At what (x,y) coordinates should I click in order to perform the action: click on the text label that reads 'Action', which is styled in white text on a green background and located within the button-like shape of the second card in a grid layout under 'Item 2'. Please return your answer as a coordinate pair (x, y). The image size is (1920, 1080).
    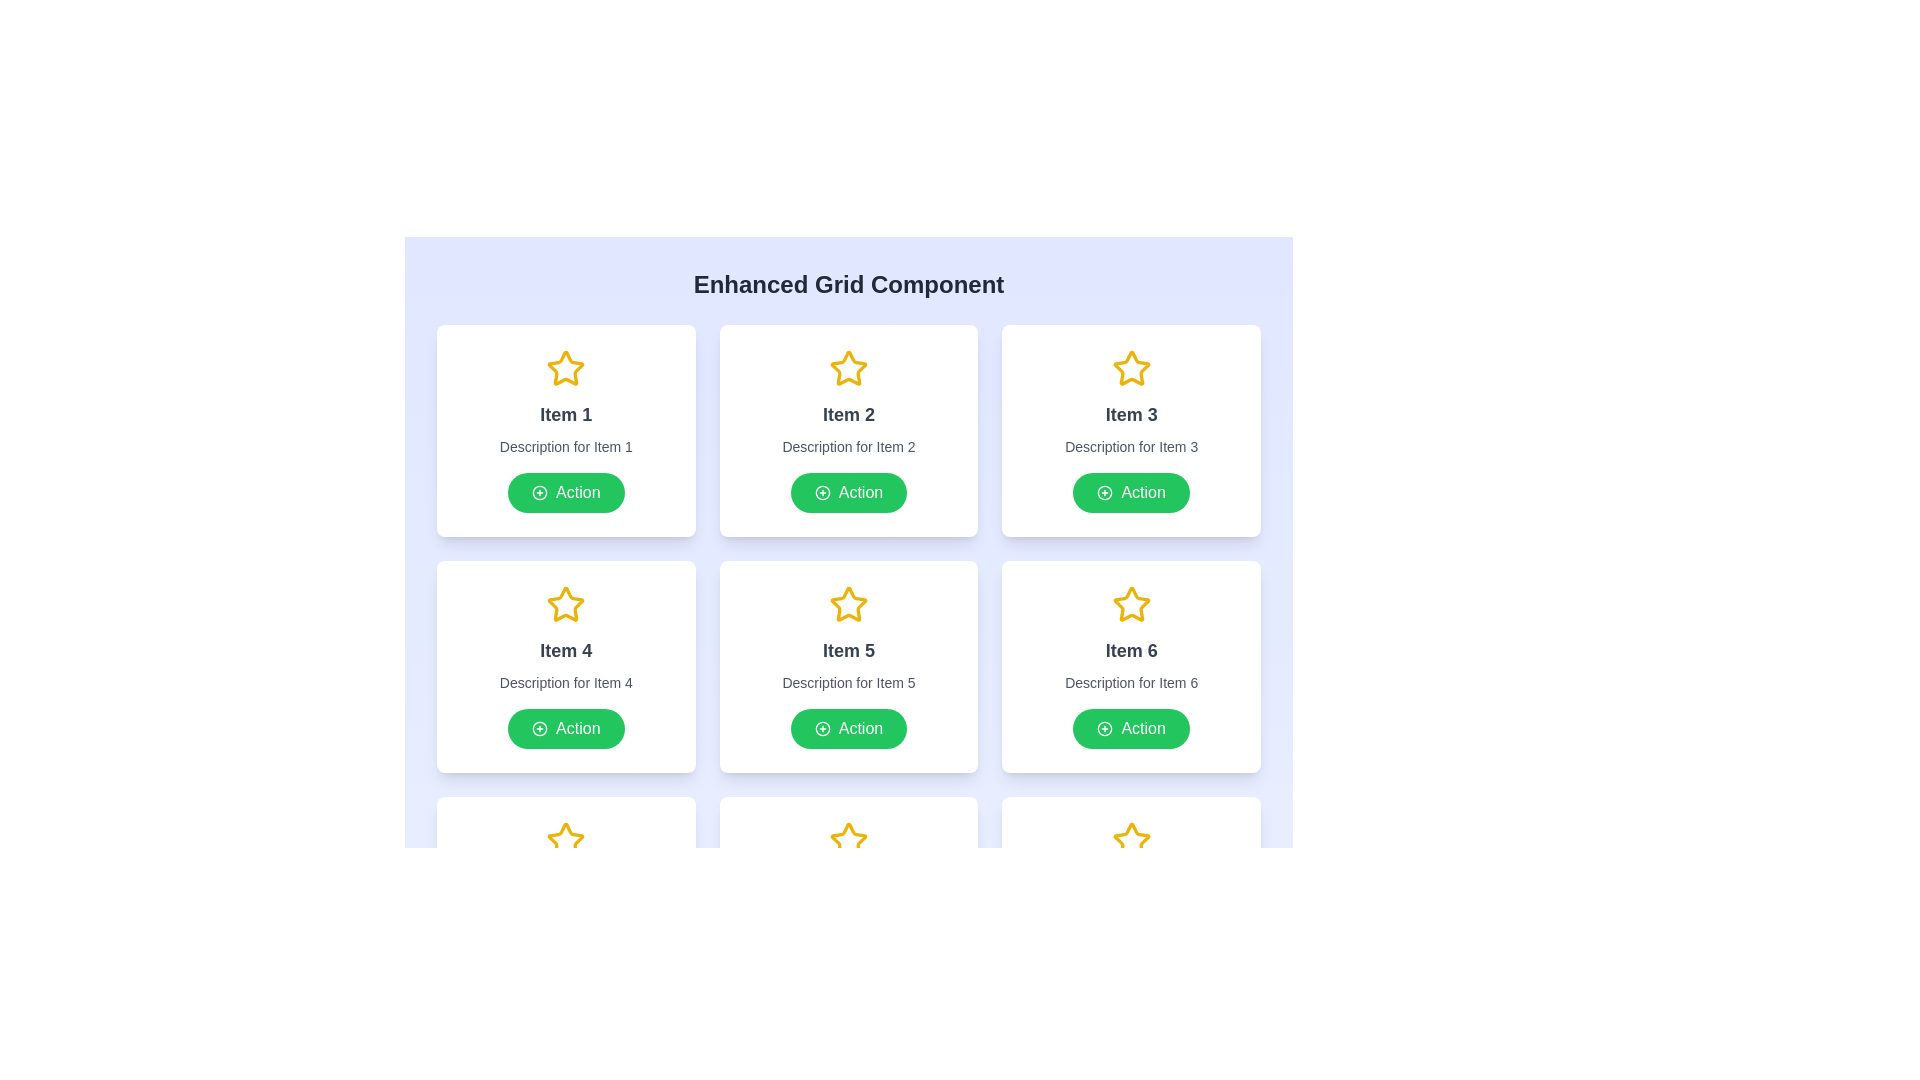
    Looking at the image, I should click on (860, 493).